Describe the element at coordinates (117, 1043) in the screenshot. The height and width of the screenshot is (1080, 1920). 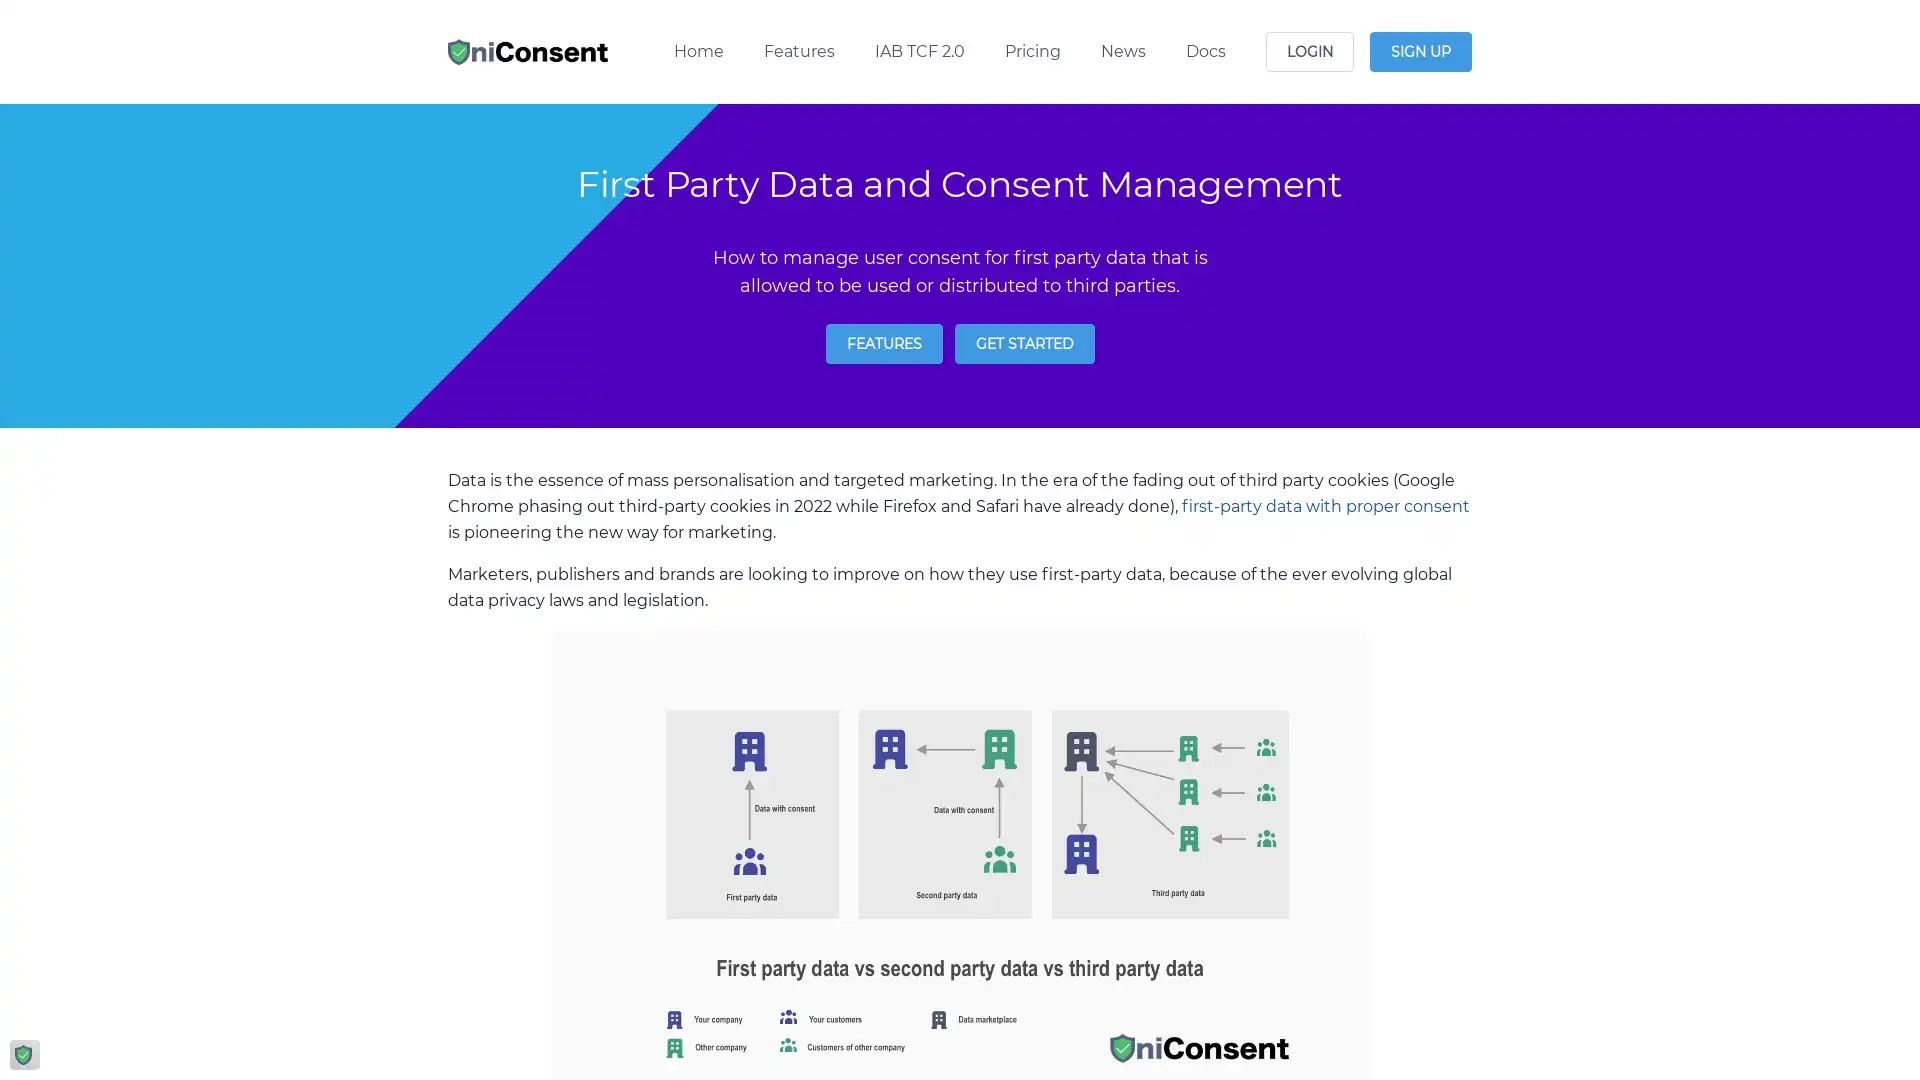
I see `Manage Options` at that location.